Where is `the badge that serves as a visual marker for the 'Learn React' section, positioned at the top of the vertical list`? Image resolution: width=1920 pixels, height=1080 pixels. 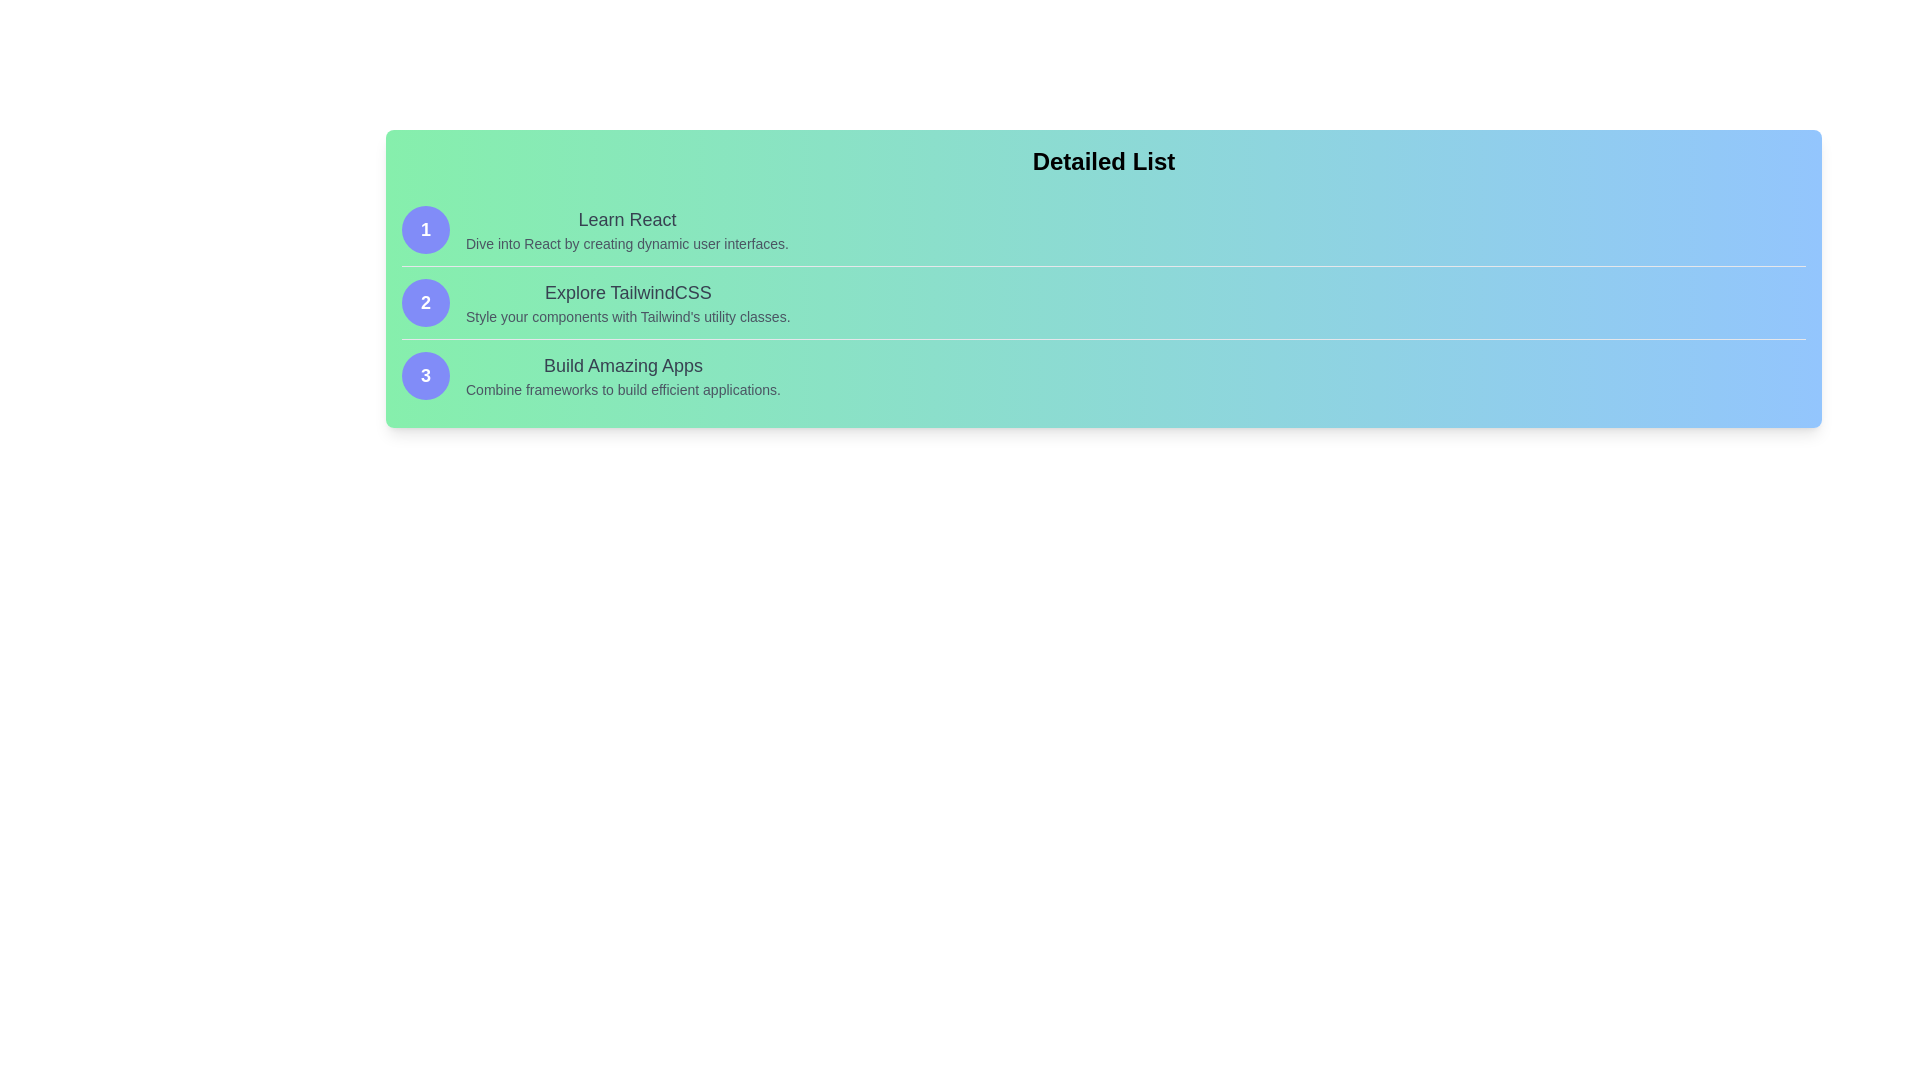 the badge that serves as a visual marker for the 'Learn React' section, positioned at the top of the vertical list is located at coordinates (425, 229).